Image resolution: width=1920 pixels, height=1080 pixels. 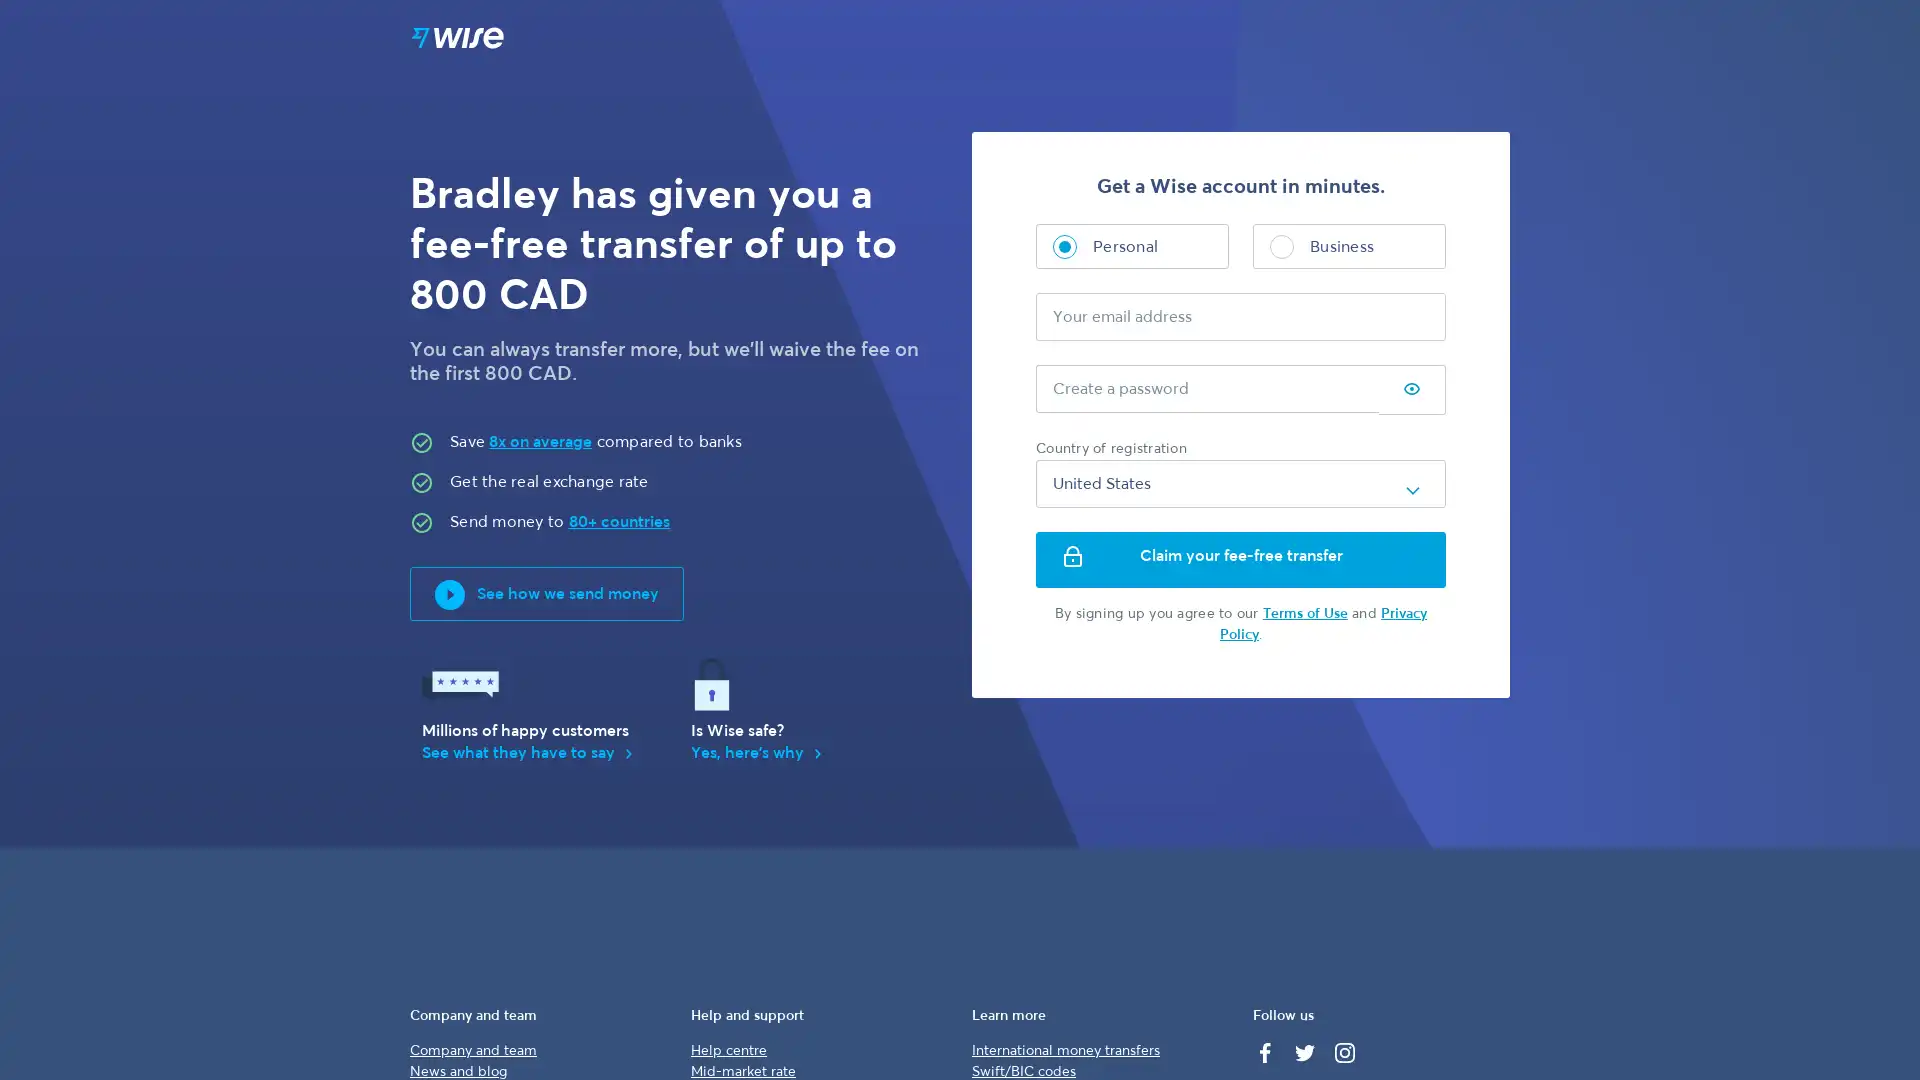 I want to click on EN, so click(x=1309, y=39).